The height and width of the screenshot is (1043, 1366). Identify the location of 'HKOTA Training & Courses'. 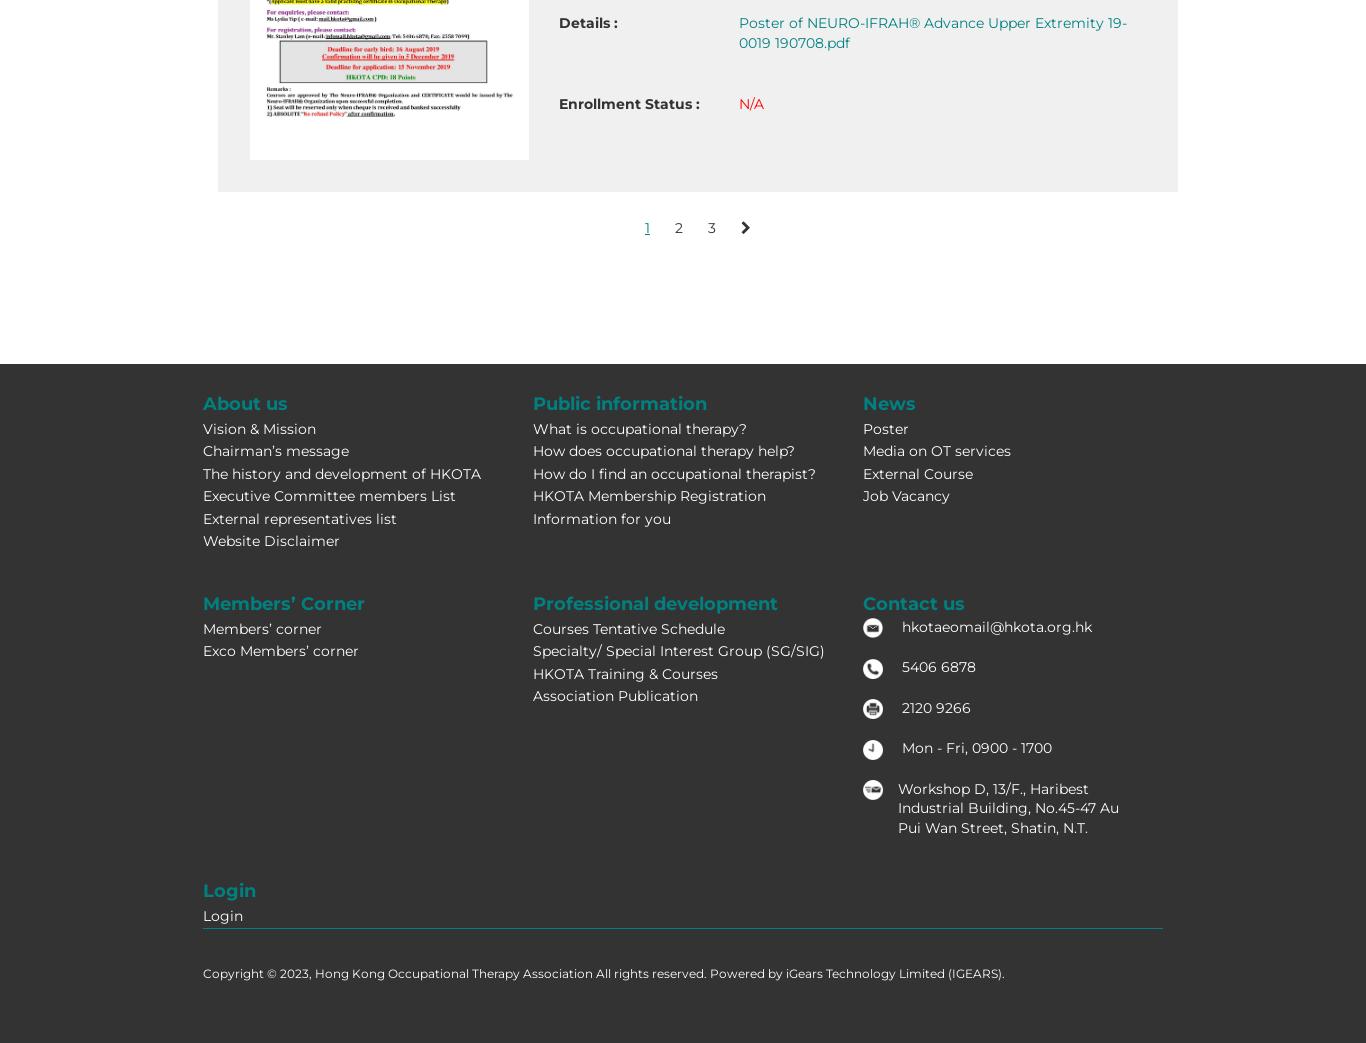
(623, 673).